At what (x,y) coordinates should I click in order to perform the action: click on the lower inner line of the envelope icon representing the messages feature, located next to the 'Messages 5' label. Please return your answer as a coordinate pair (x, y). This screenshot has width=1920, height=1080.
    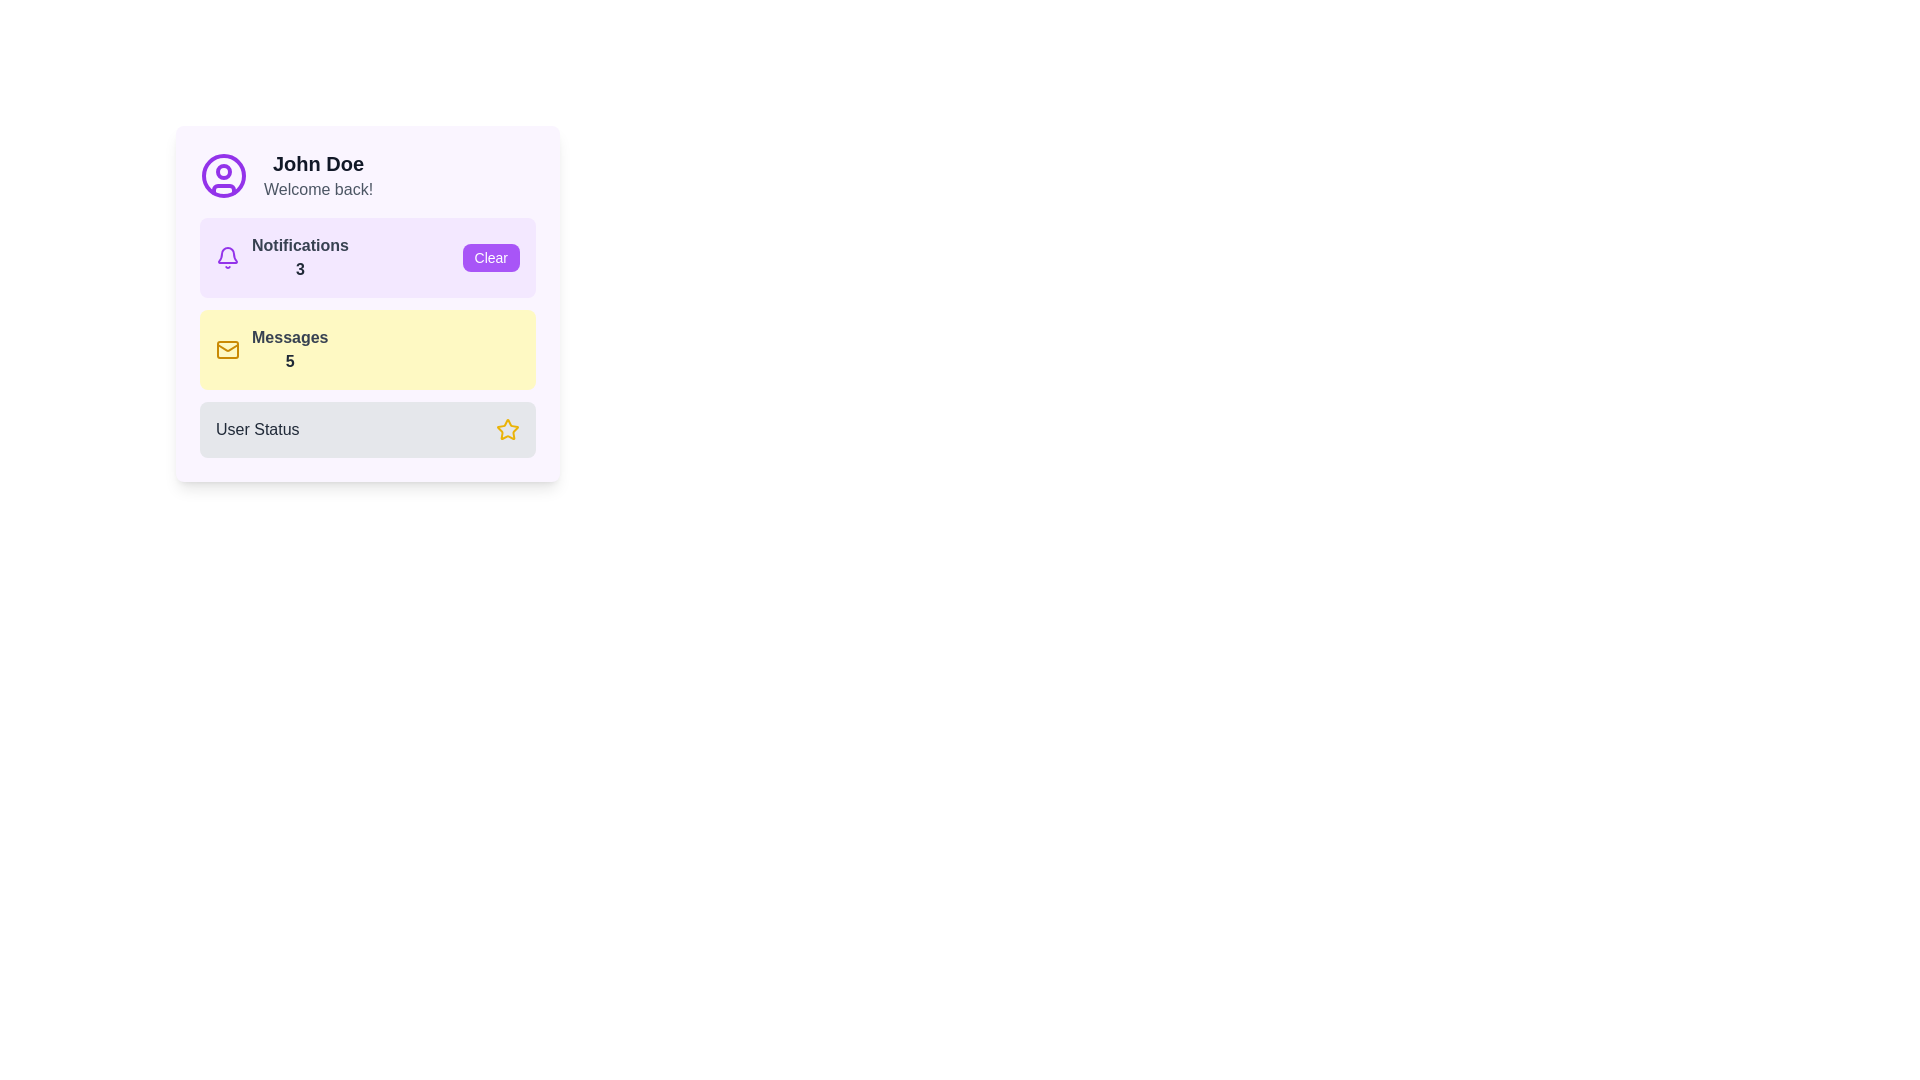
    Looking at the image, I should click on (227, 346).